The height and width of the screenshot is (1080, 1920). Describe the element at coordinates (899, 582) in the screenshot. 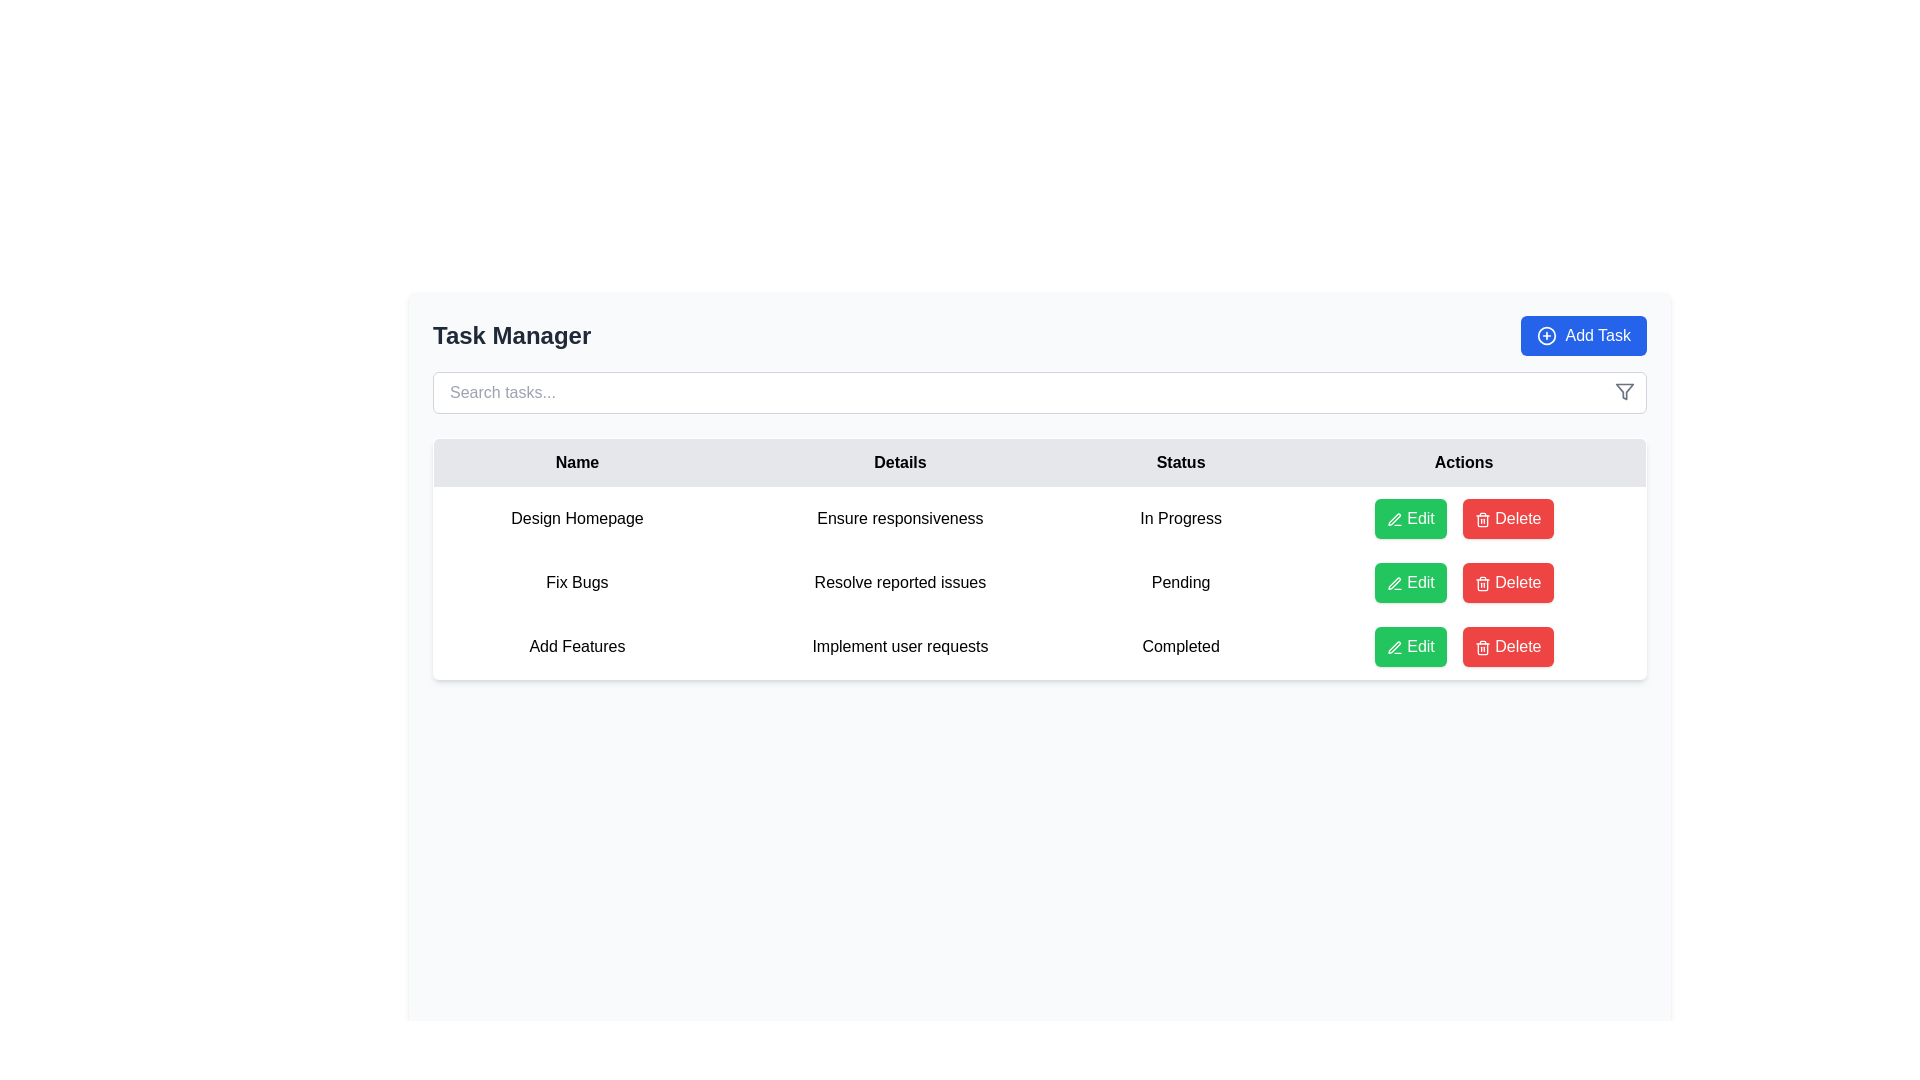

I see `the Text label in the second row of the table under the 'Details' column that describes an action-item related to resolving reported issues` at that location.